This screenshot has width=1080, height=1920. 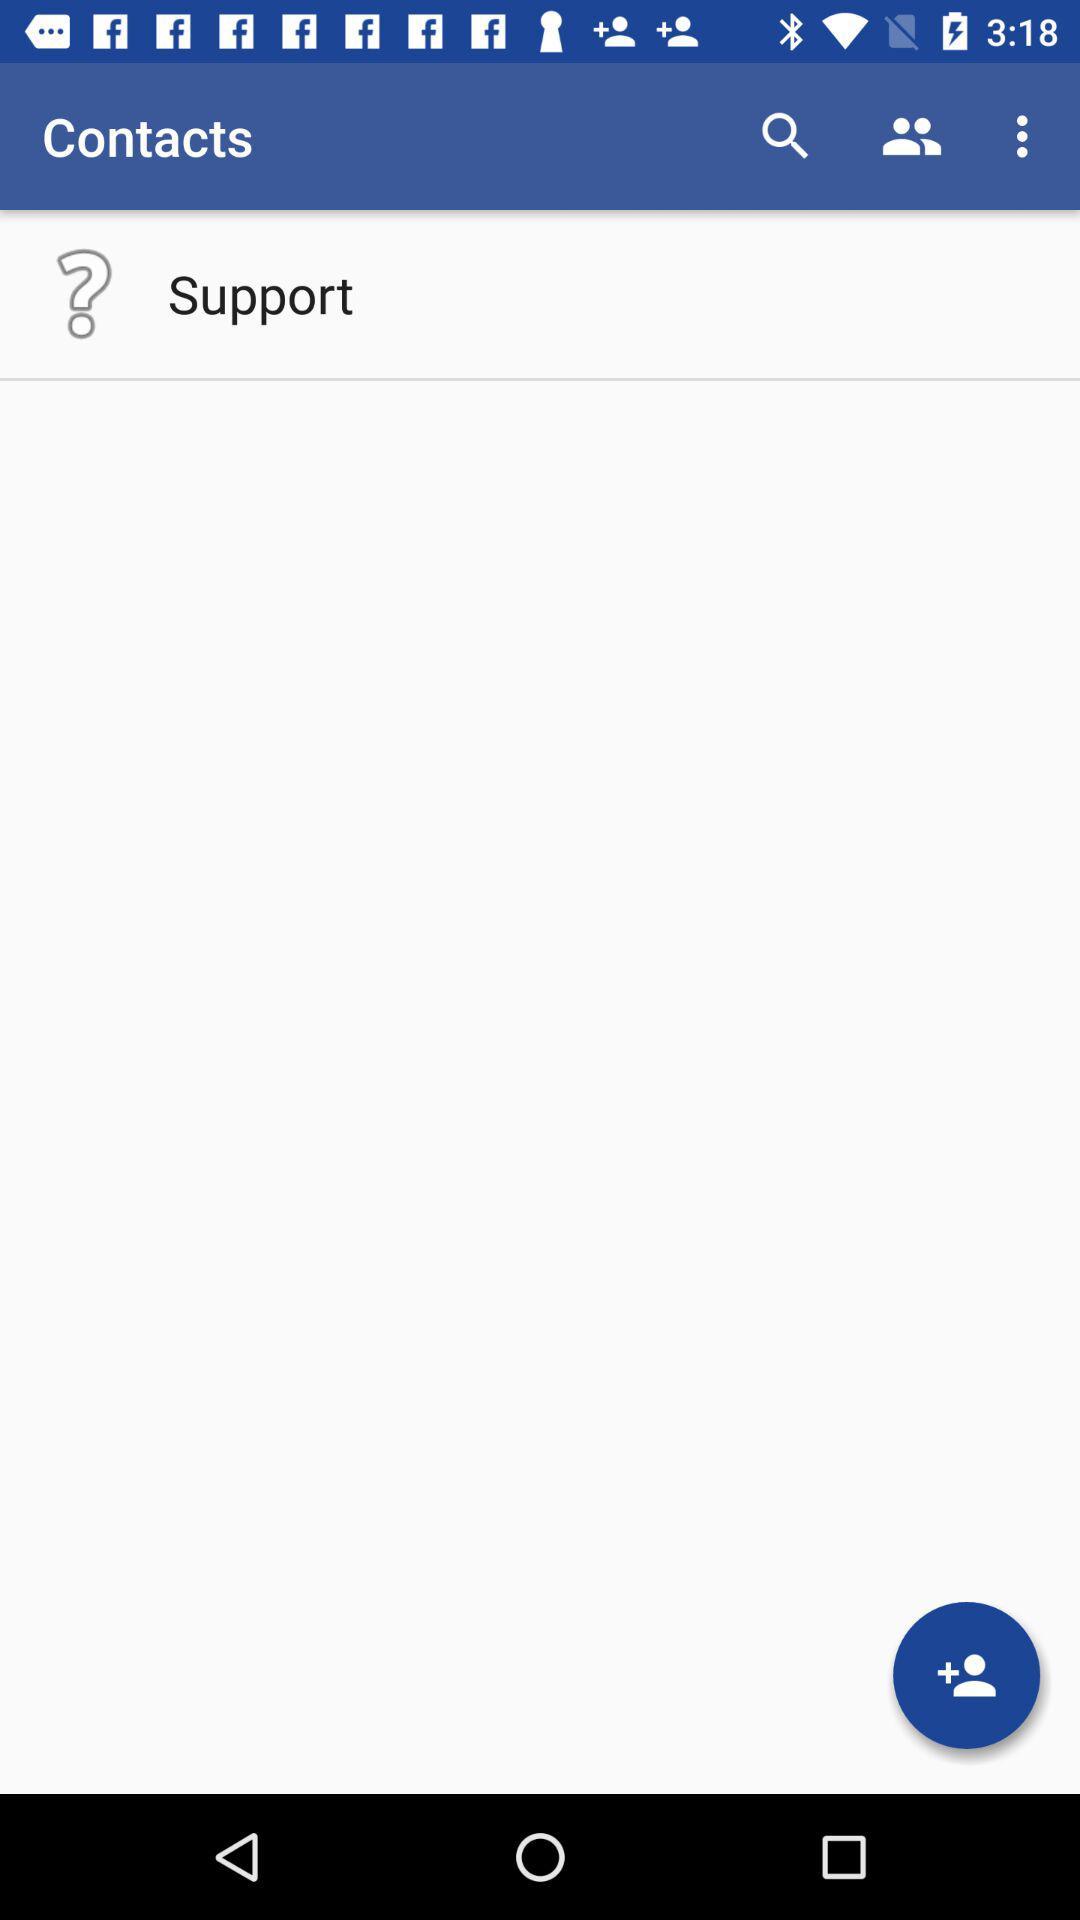 I want to click on contact support, so click(x=83, y=292).